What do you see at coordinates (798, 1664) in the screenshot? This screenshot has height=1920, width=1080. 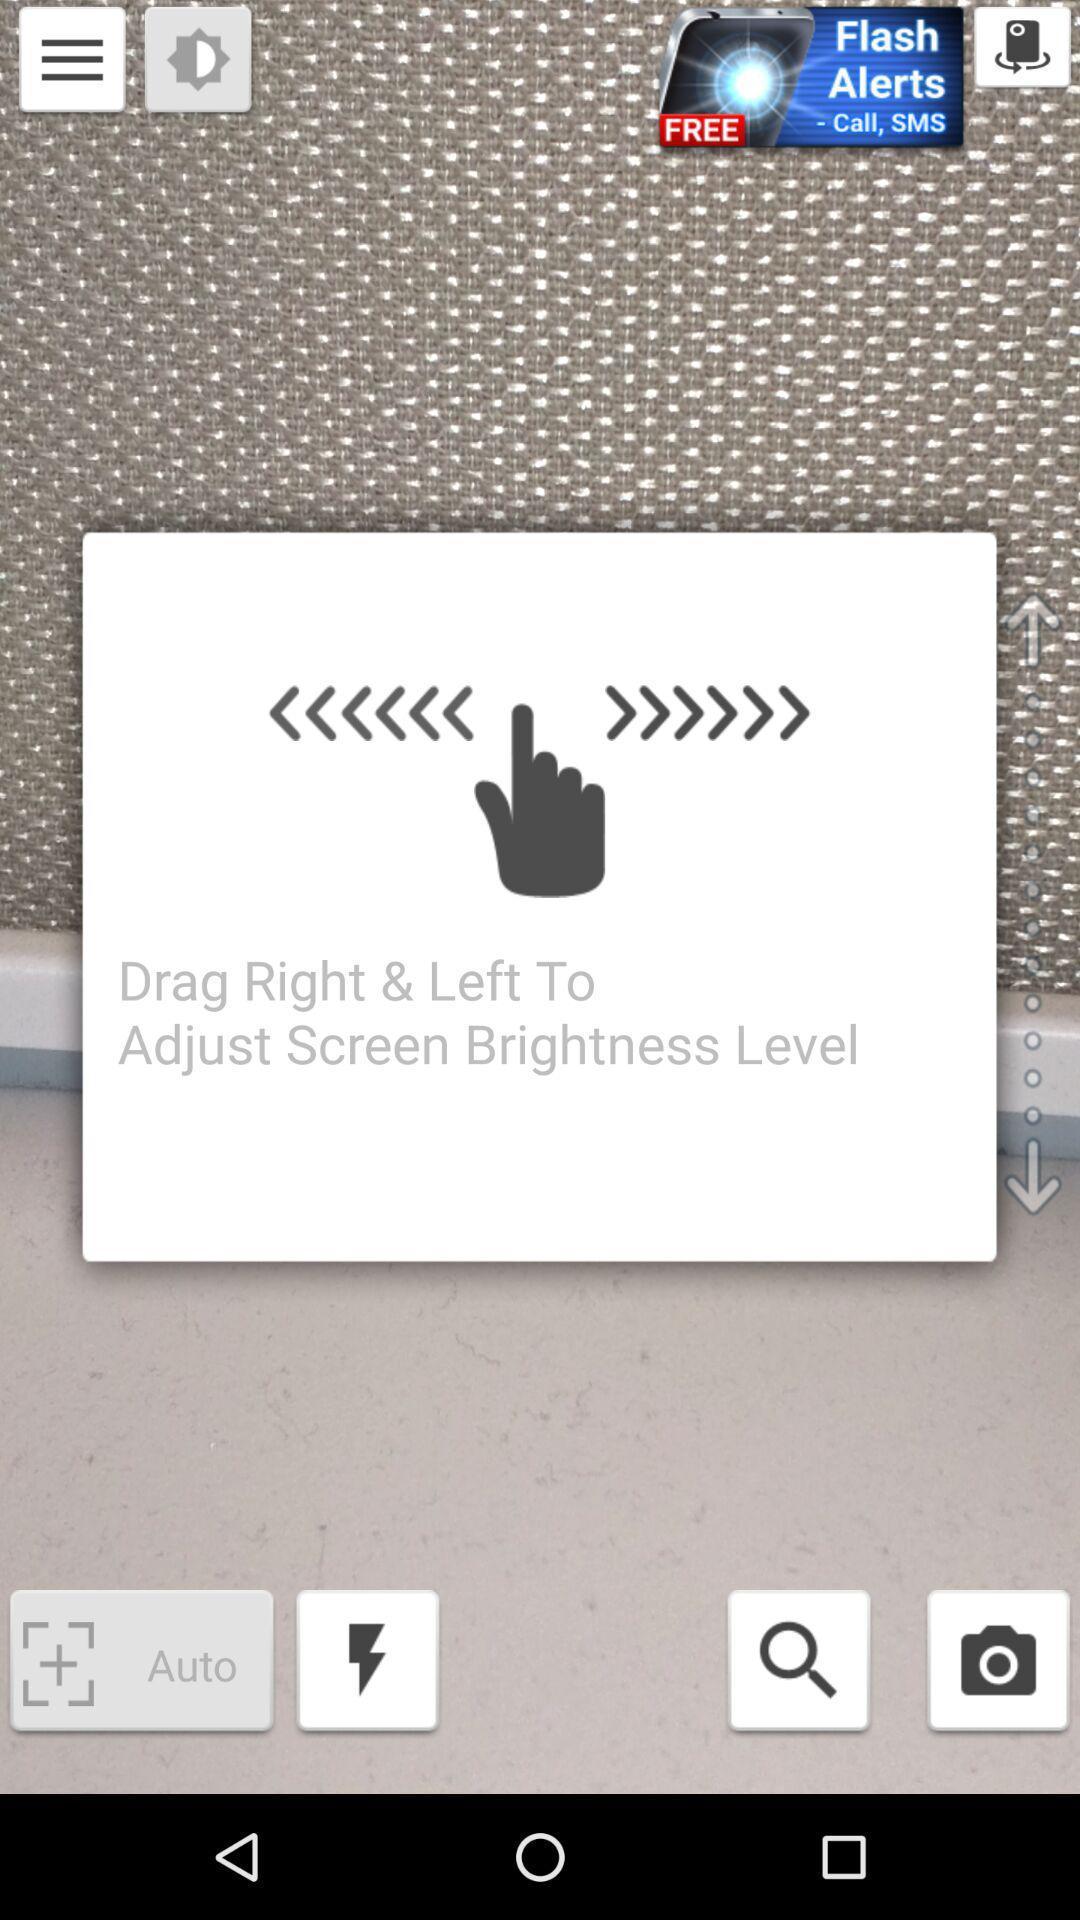 I see `app below the drag right left` at bounding box center [798, 1664].